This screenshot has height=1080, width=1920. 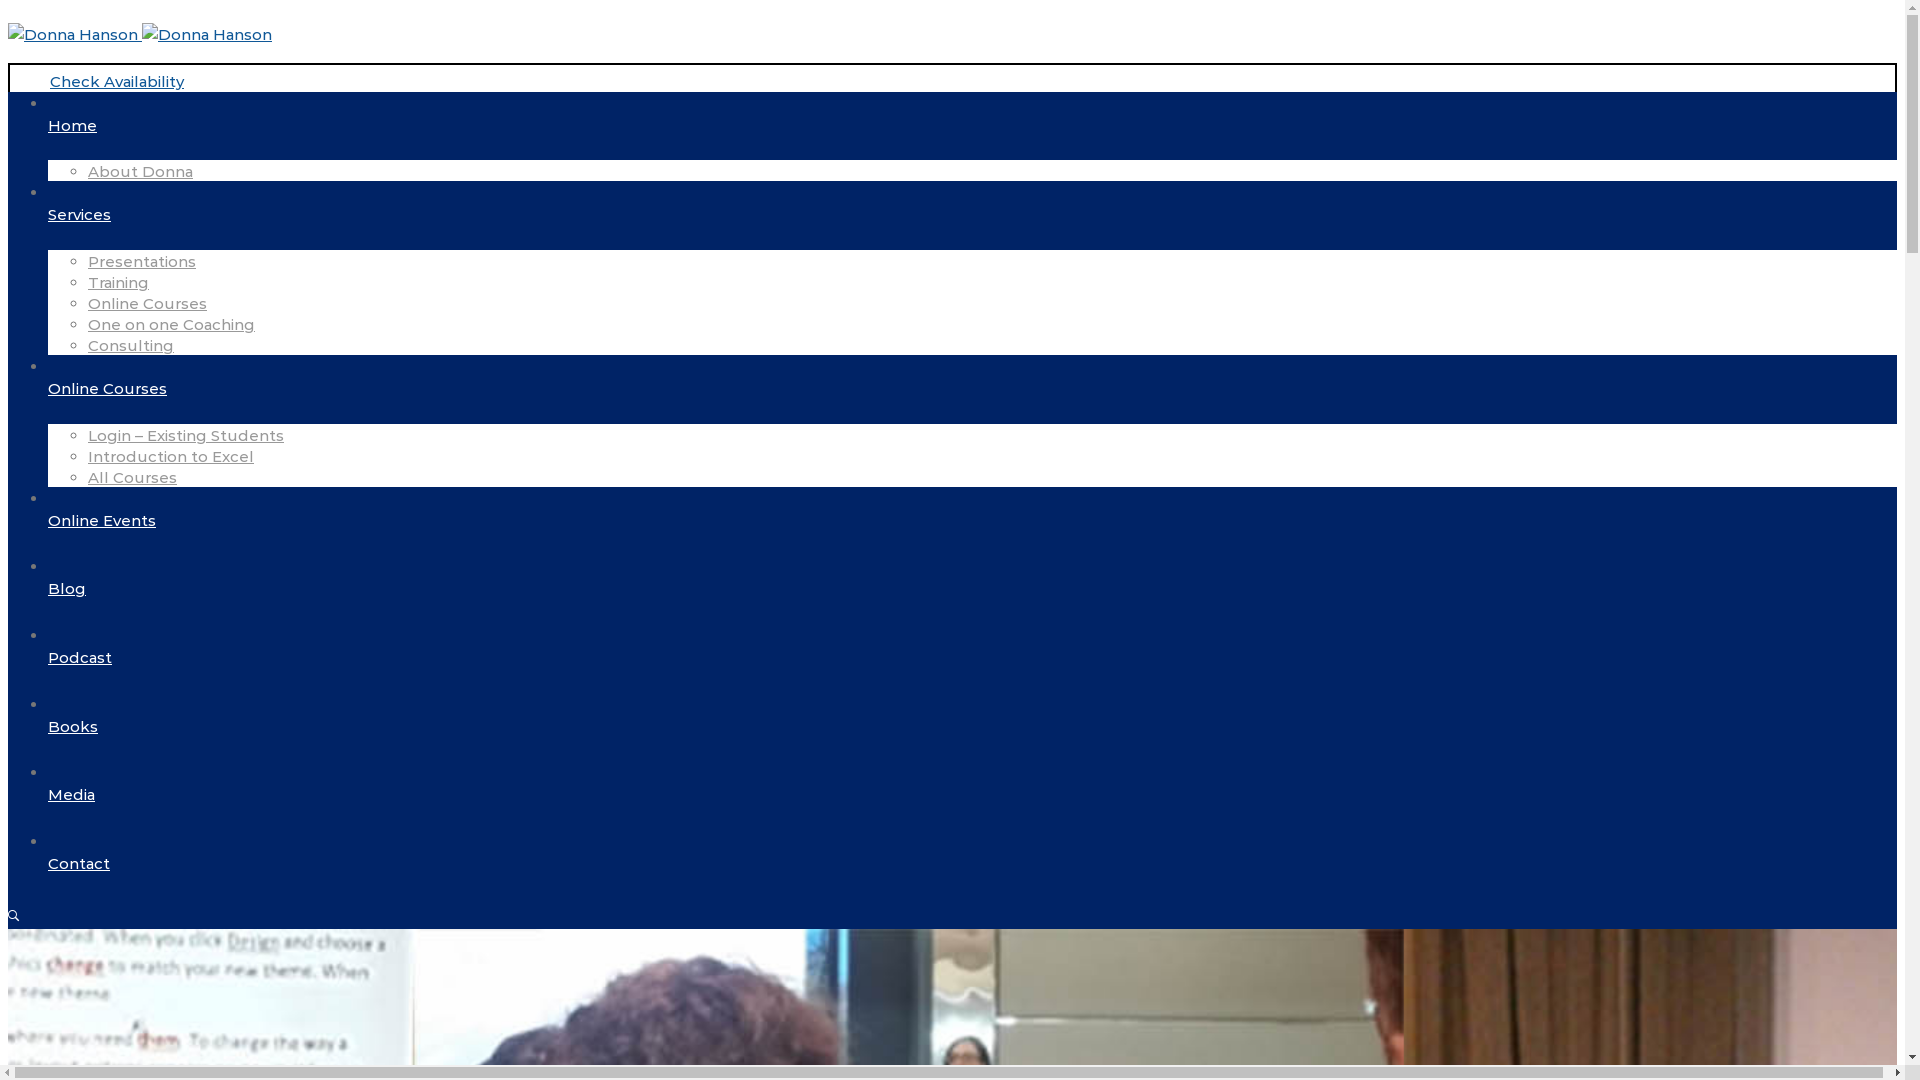 What do you see at coordinates (972, 793) in the screenshot?
I see `'Media'` at bounding box center [972, 793].